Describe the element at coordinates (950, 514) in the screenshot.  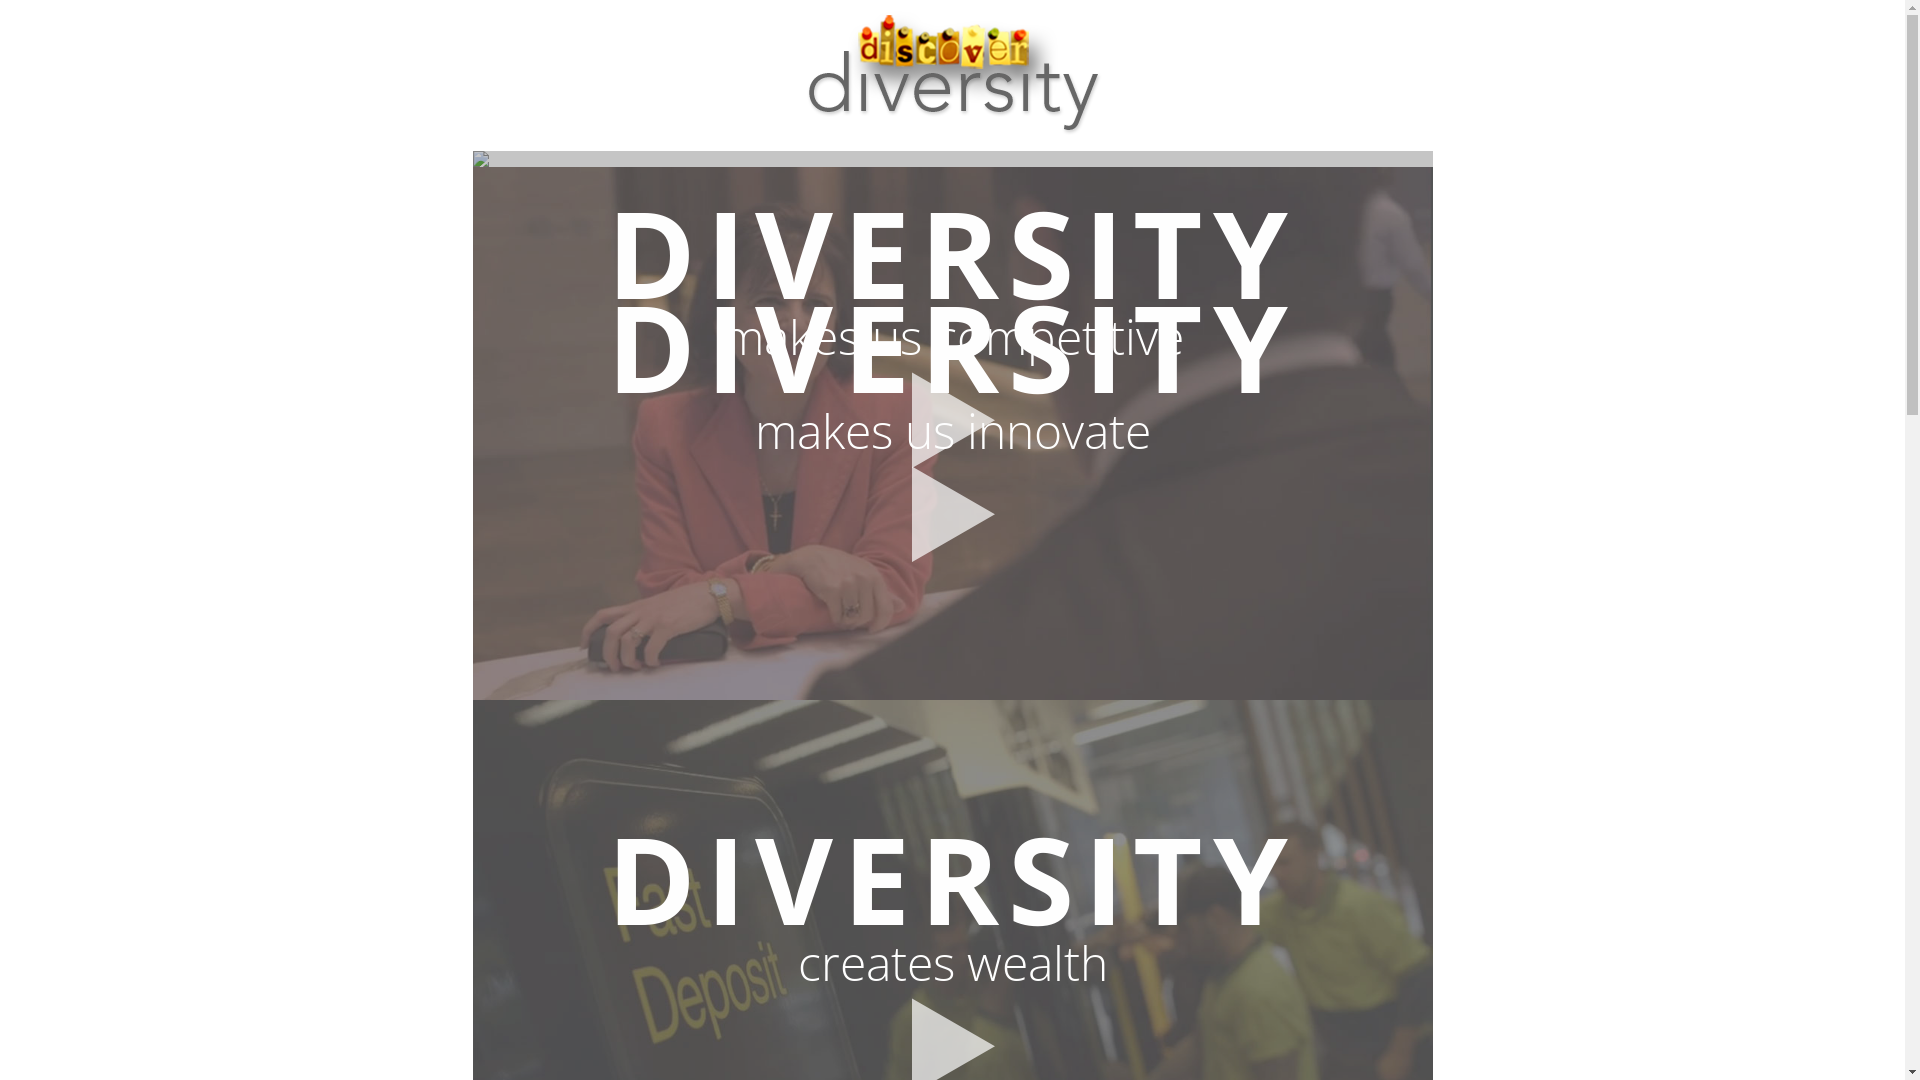
I see `'Play video'` at that location.